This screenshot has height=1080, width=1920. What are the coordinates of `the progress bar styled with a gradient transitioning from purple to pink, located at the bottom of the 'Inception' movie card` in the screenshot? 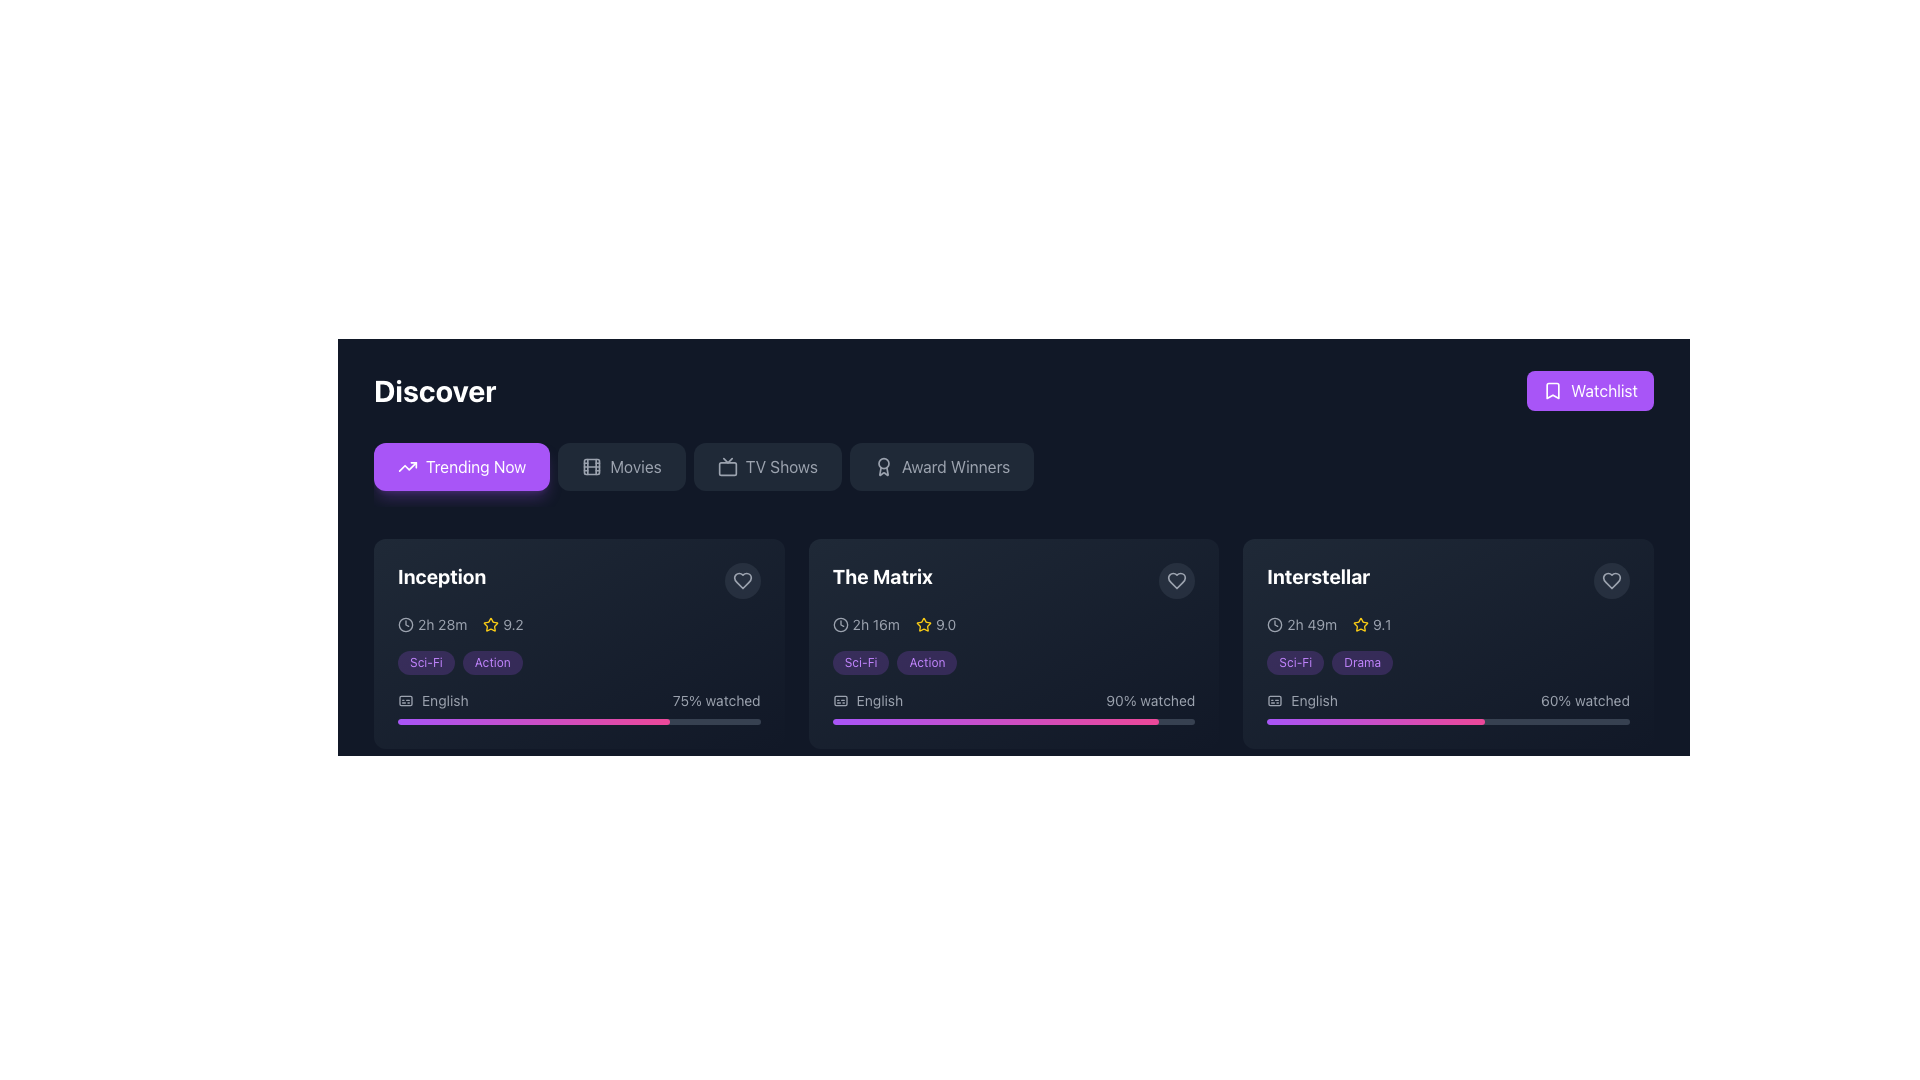 It's located at (533, 721).